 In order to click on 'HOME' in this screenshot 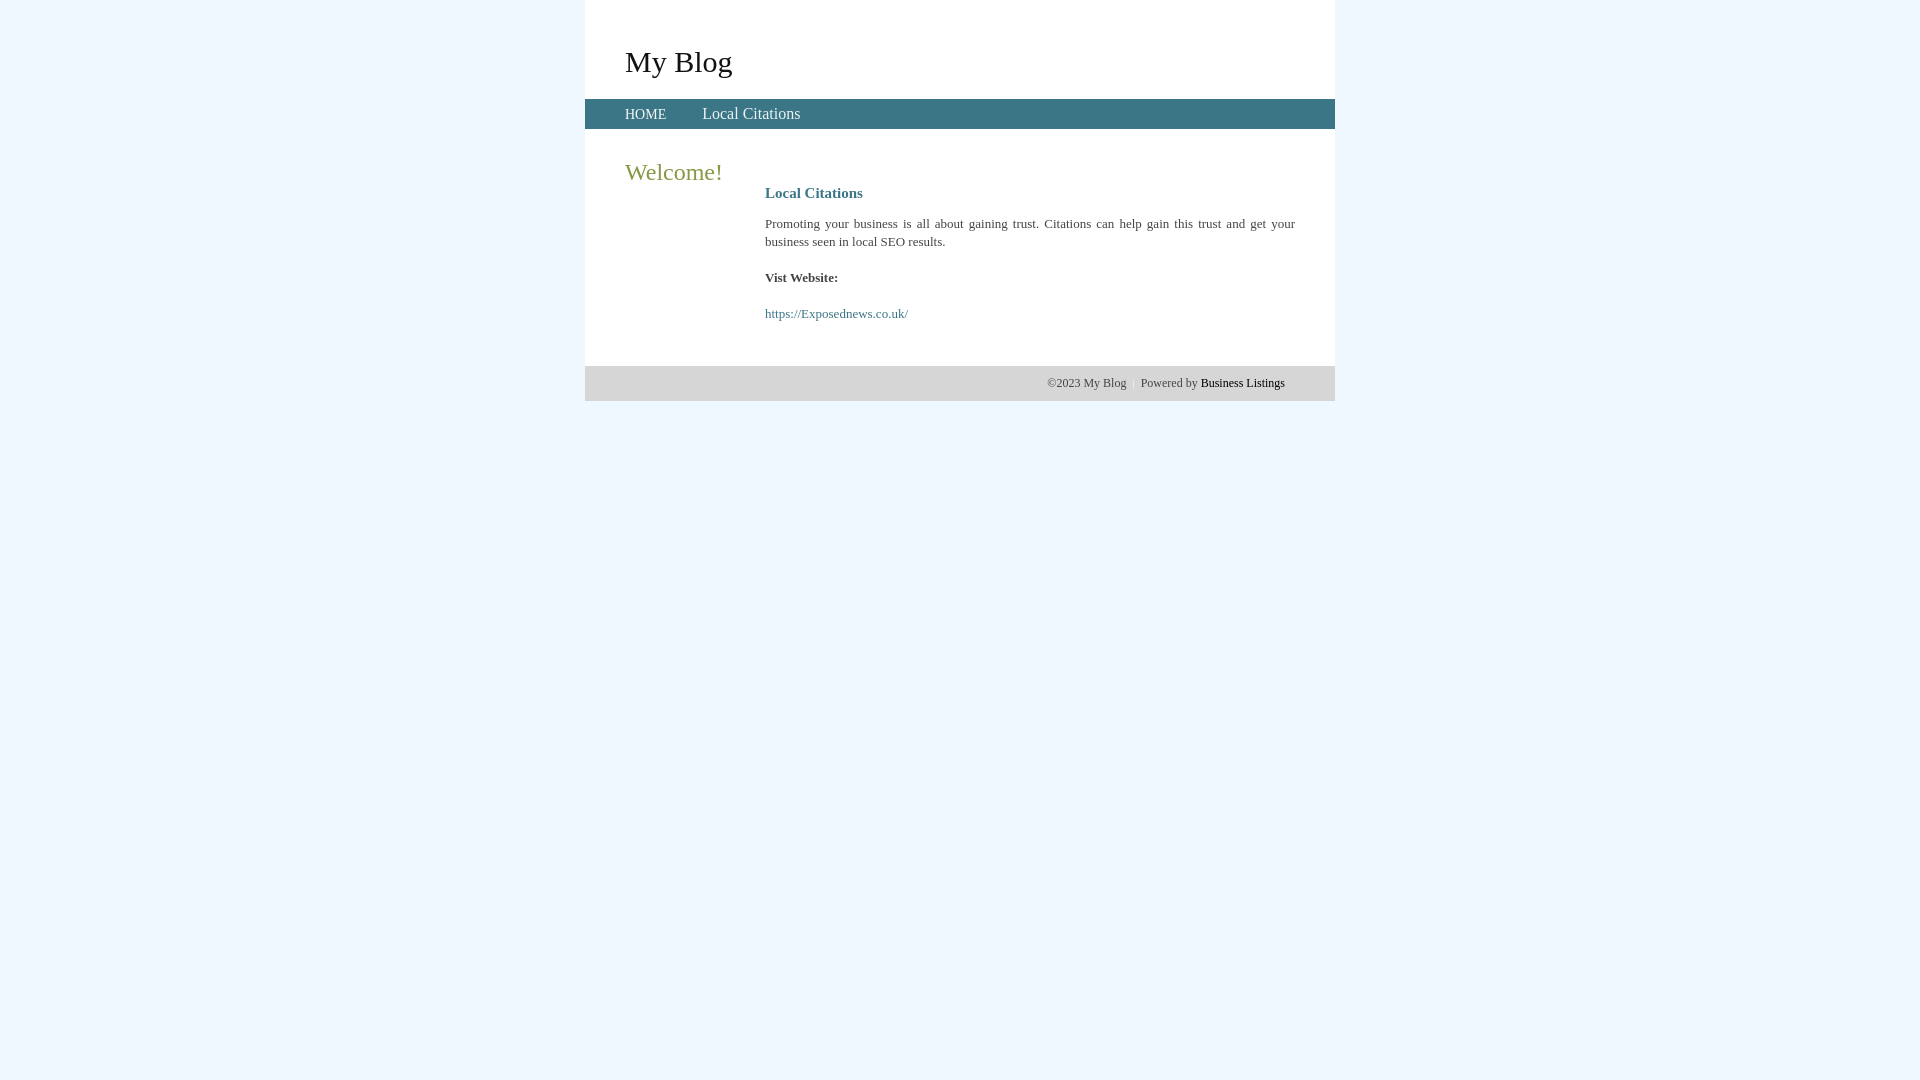, I will do `click(645, 114)`.